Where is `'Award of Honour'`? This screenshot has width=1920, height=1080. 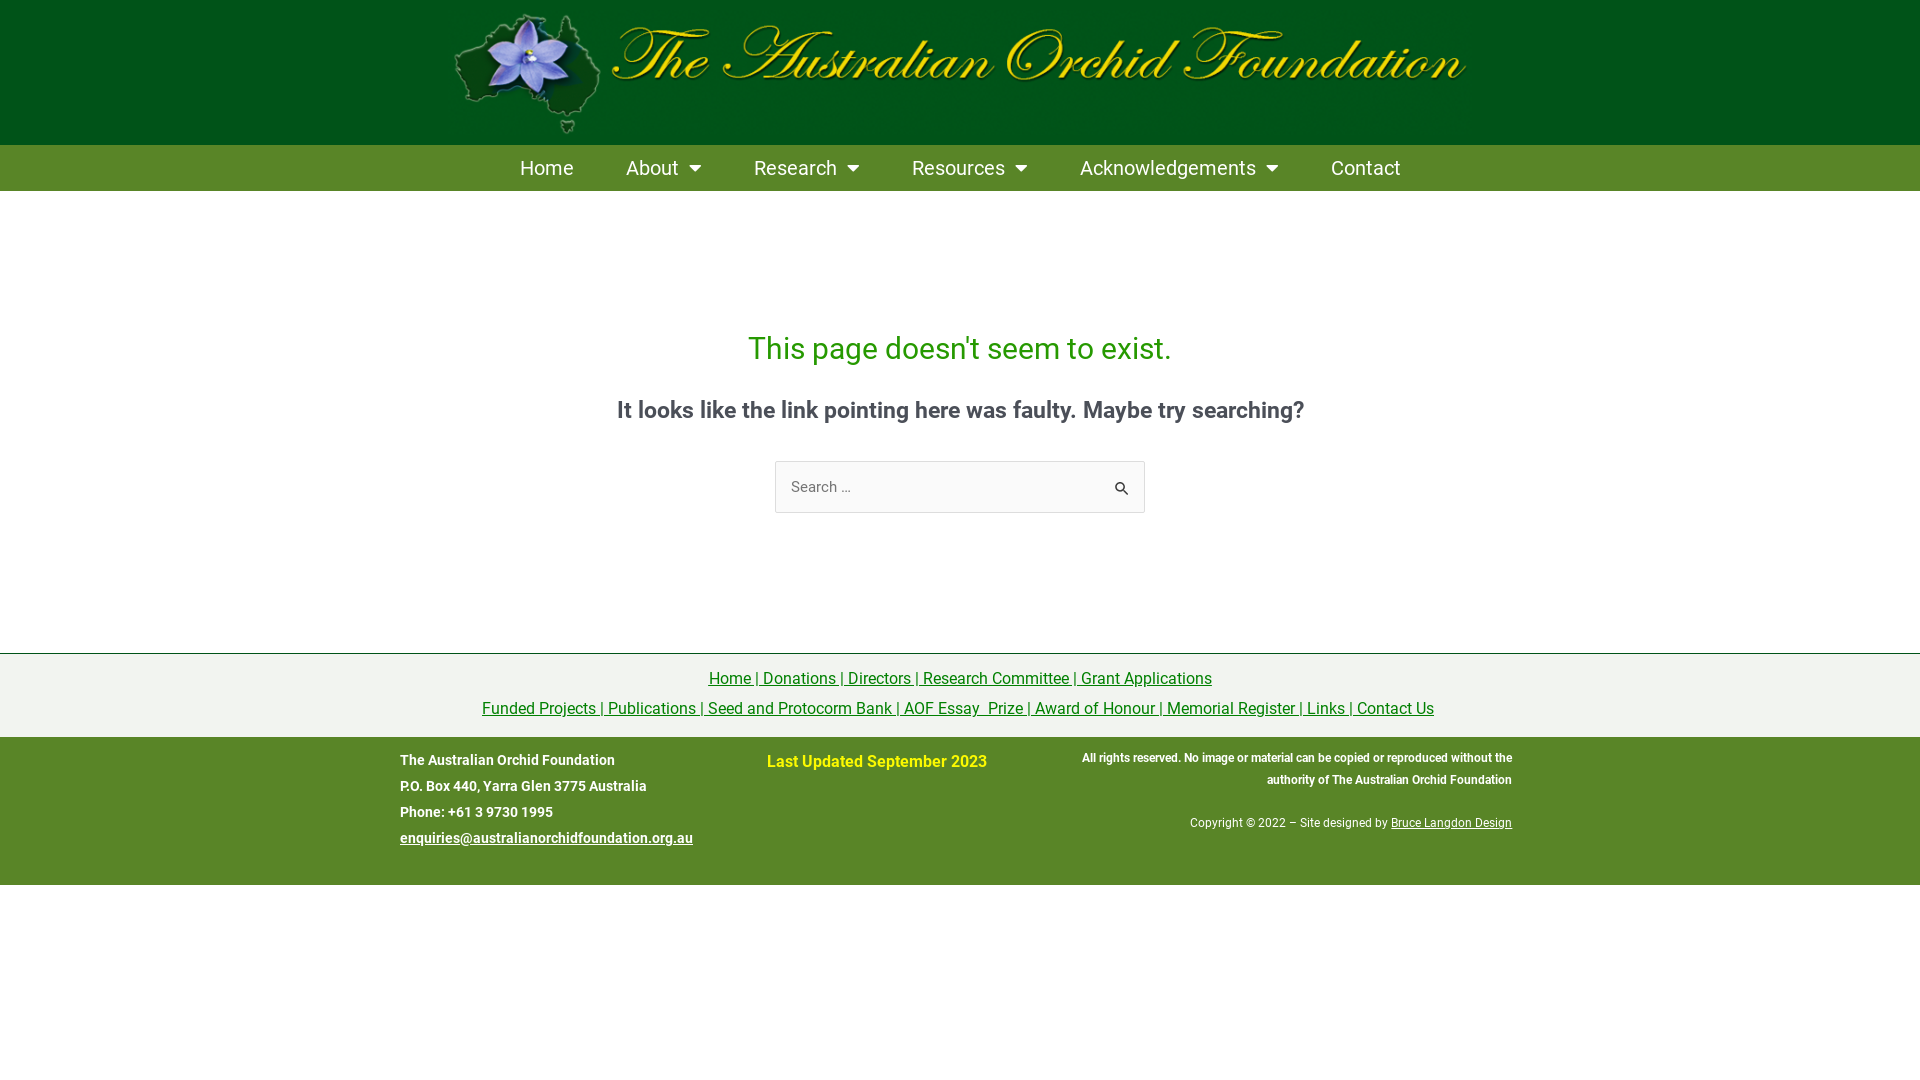 'Award of Honour' is located at coordinates (1093, 707).